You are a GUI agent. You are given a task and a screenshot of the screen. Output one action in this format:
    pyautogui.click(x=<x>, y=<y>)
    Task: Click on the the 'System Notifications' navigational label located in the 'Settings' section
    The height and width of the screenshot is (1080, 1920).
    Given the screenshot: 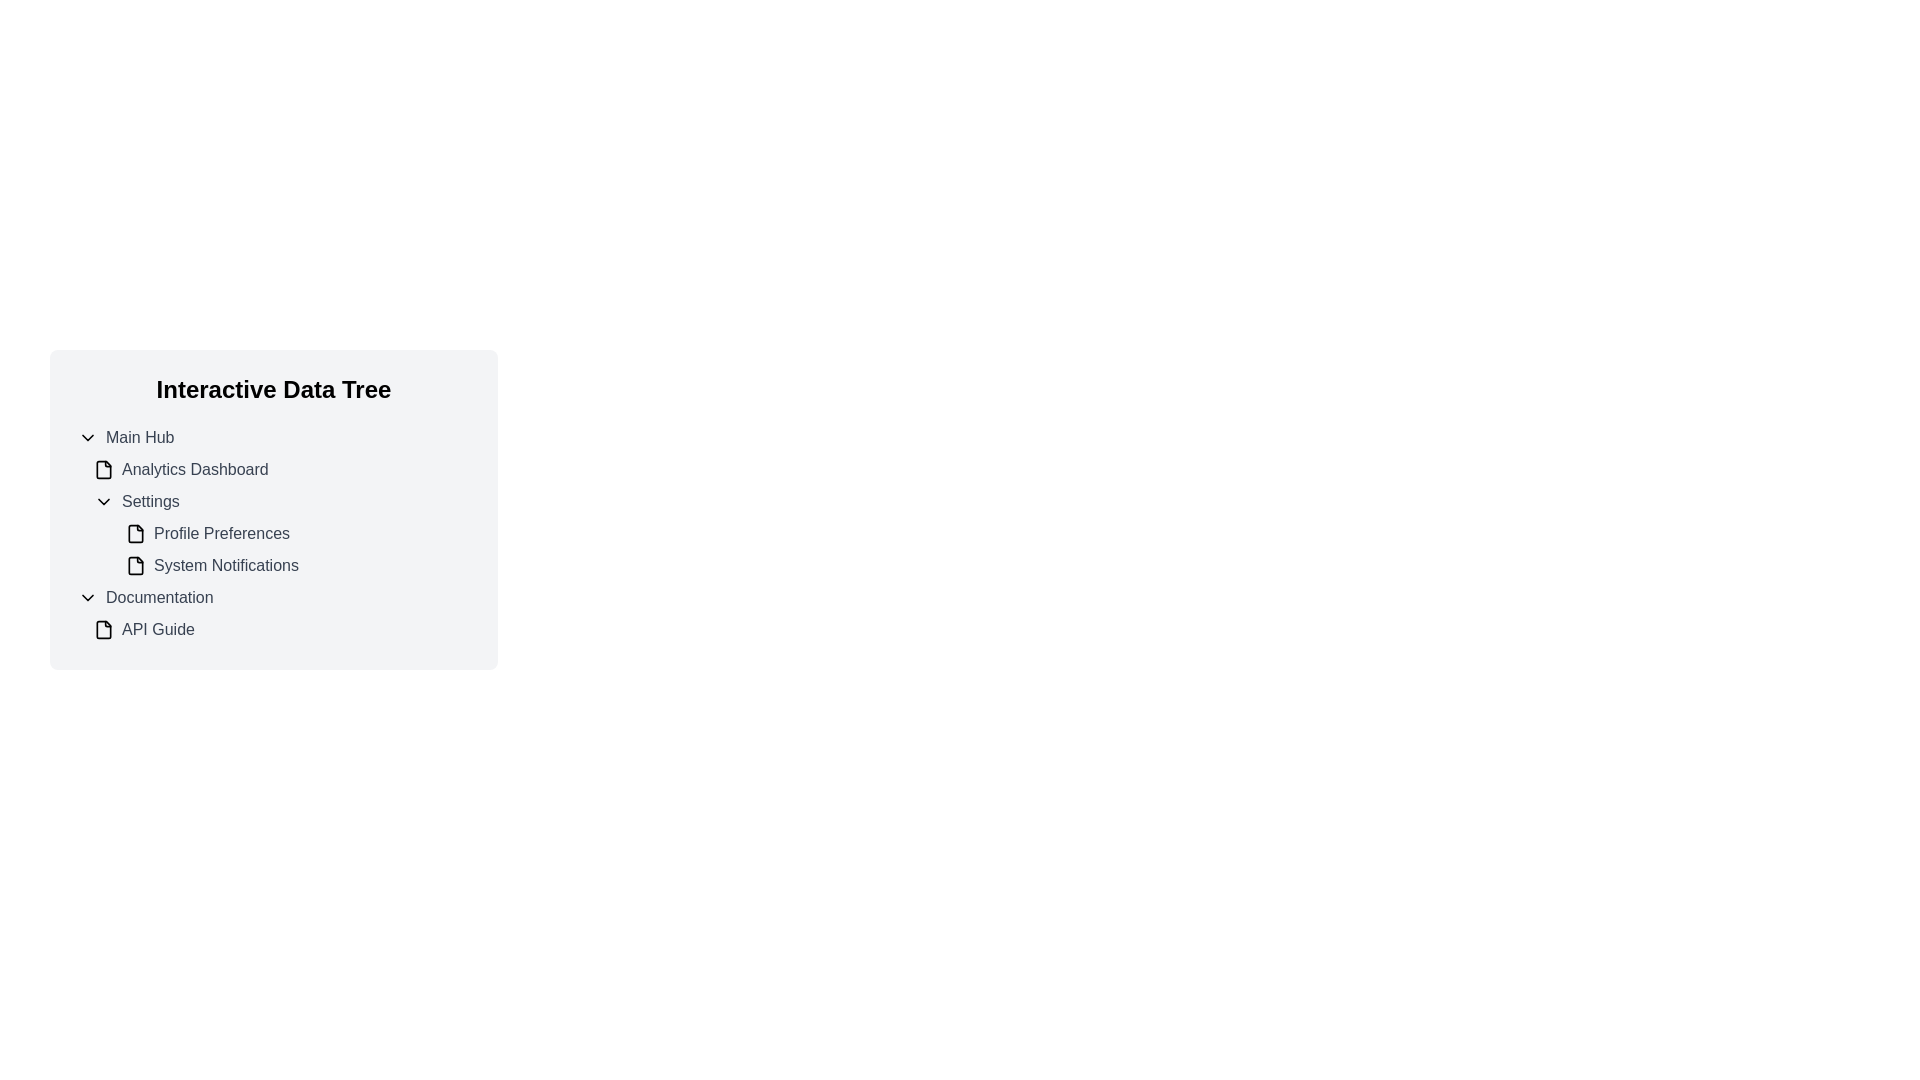 What is the action you would take?
    pyautogui.click(x=296, y=566)
    